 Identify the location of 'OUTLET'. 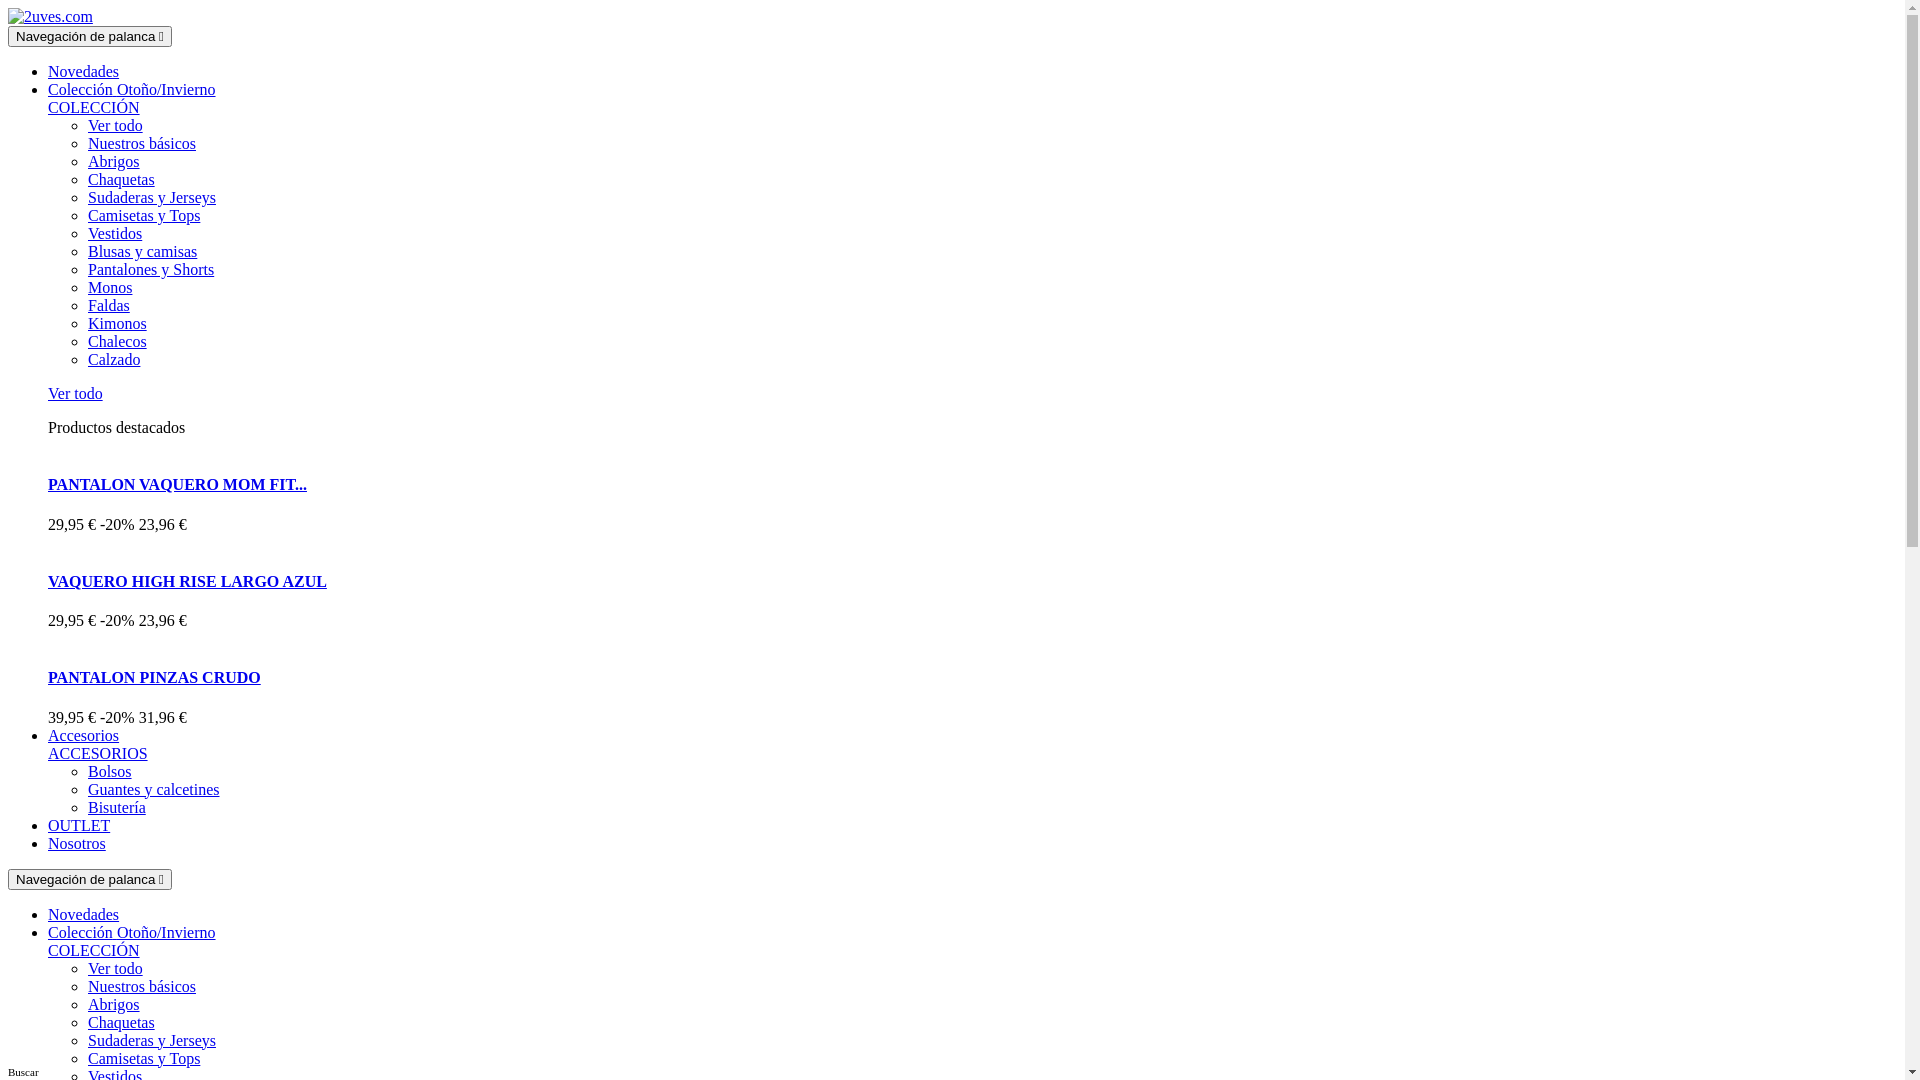
(78, 825).